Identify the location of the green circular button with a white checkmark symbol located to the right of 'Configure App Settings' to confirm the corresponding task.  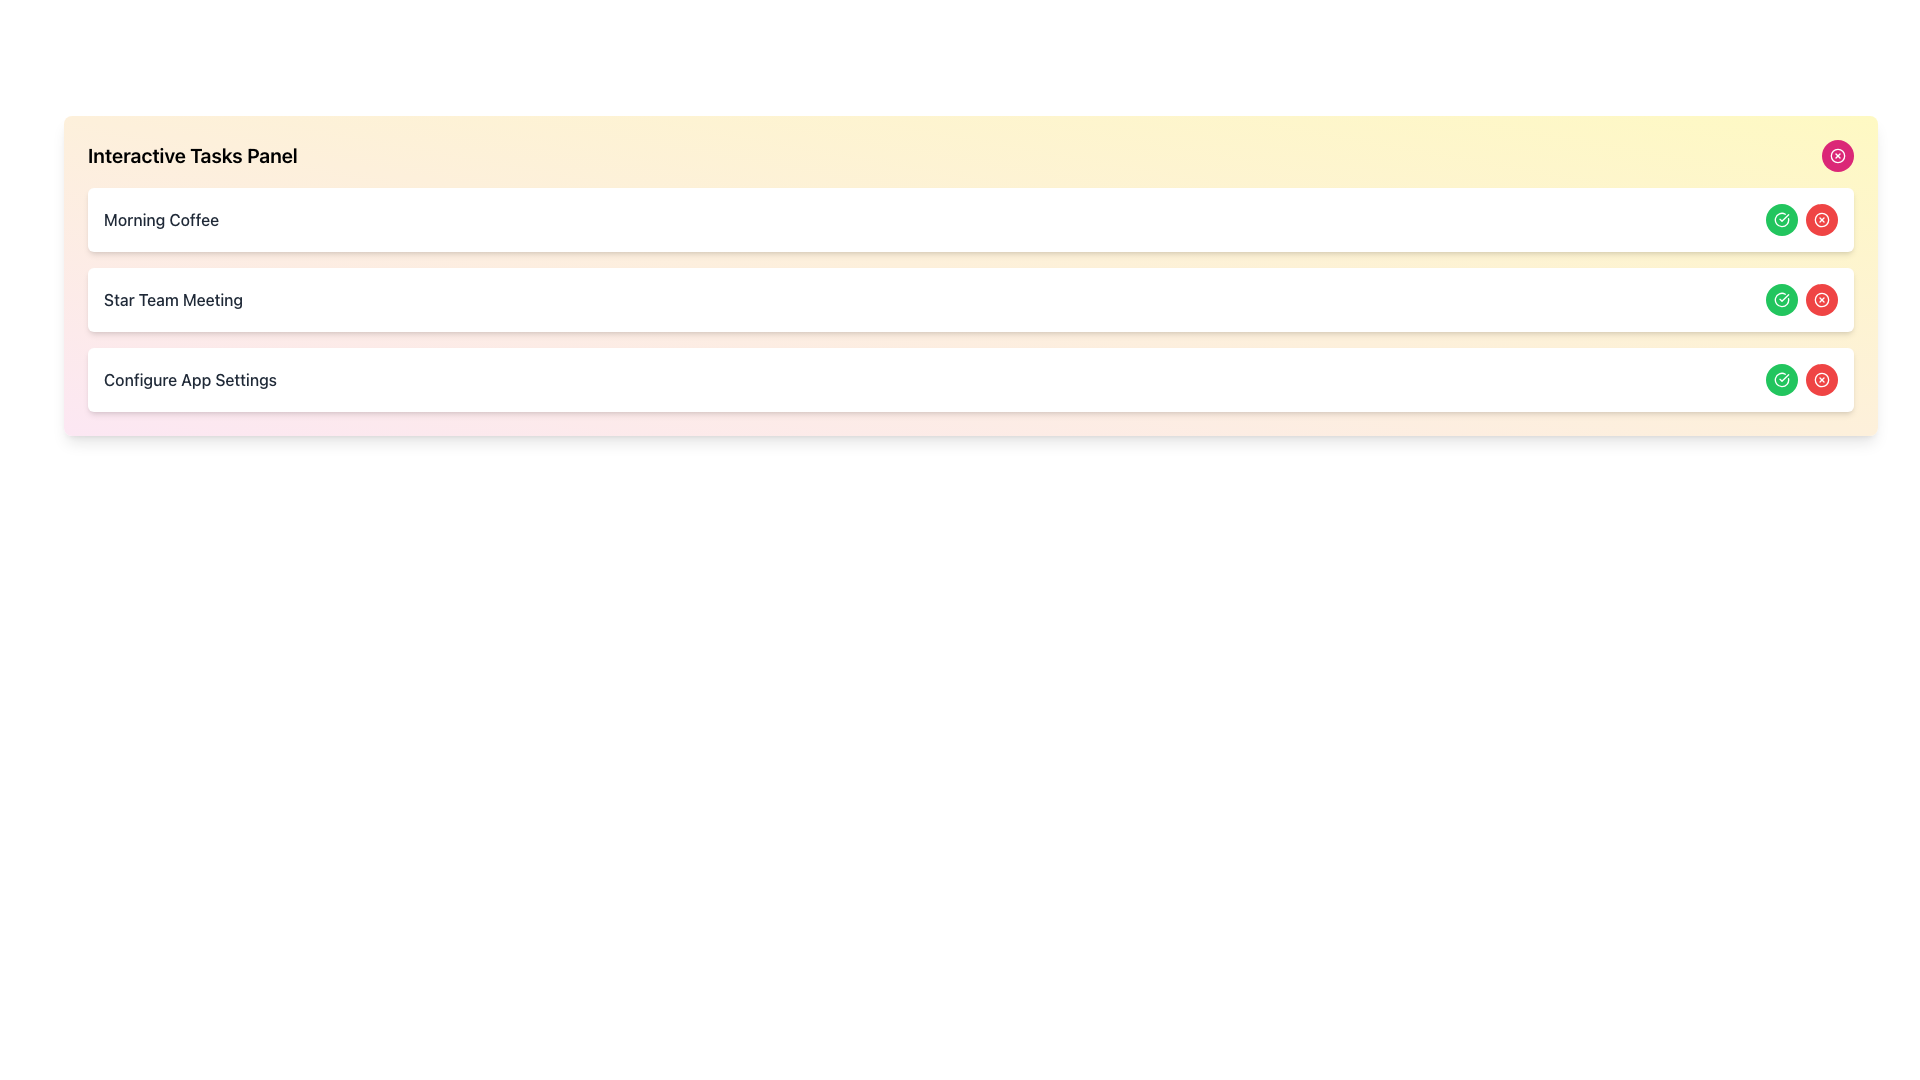
(1781, 380).